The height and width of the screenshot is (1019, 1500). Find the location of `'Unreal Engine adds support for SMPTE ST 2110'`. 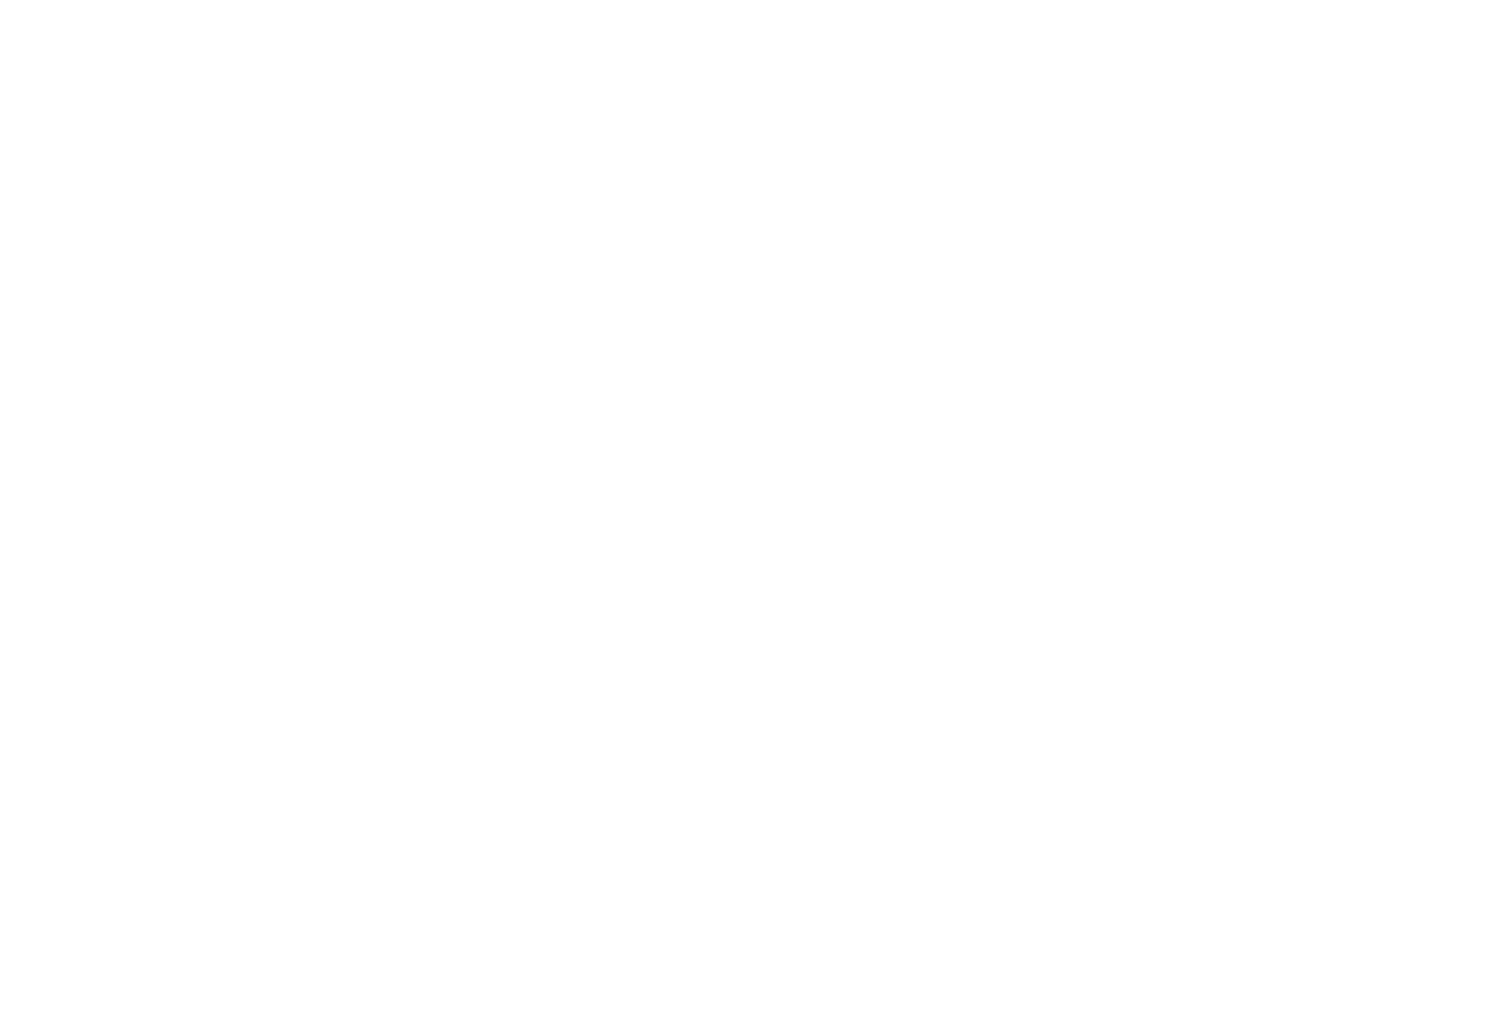

'Unreal Engine adds support for SMPTE ST 2110' is located at coordinates (1135, 812).